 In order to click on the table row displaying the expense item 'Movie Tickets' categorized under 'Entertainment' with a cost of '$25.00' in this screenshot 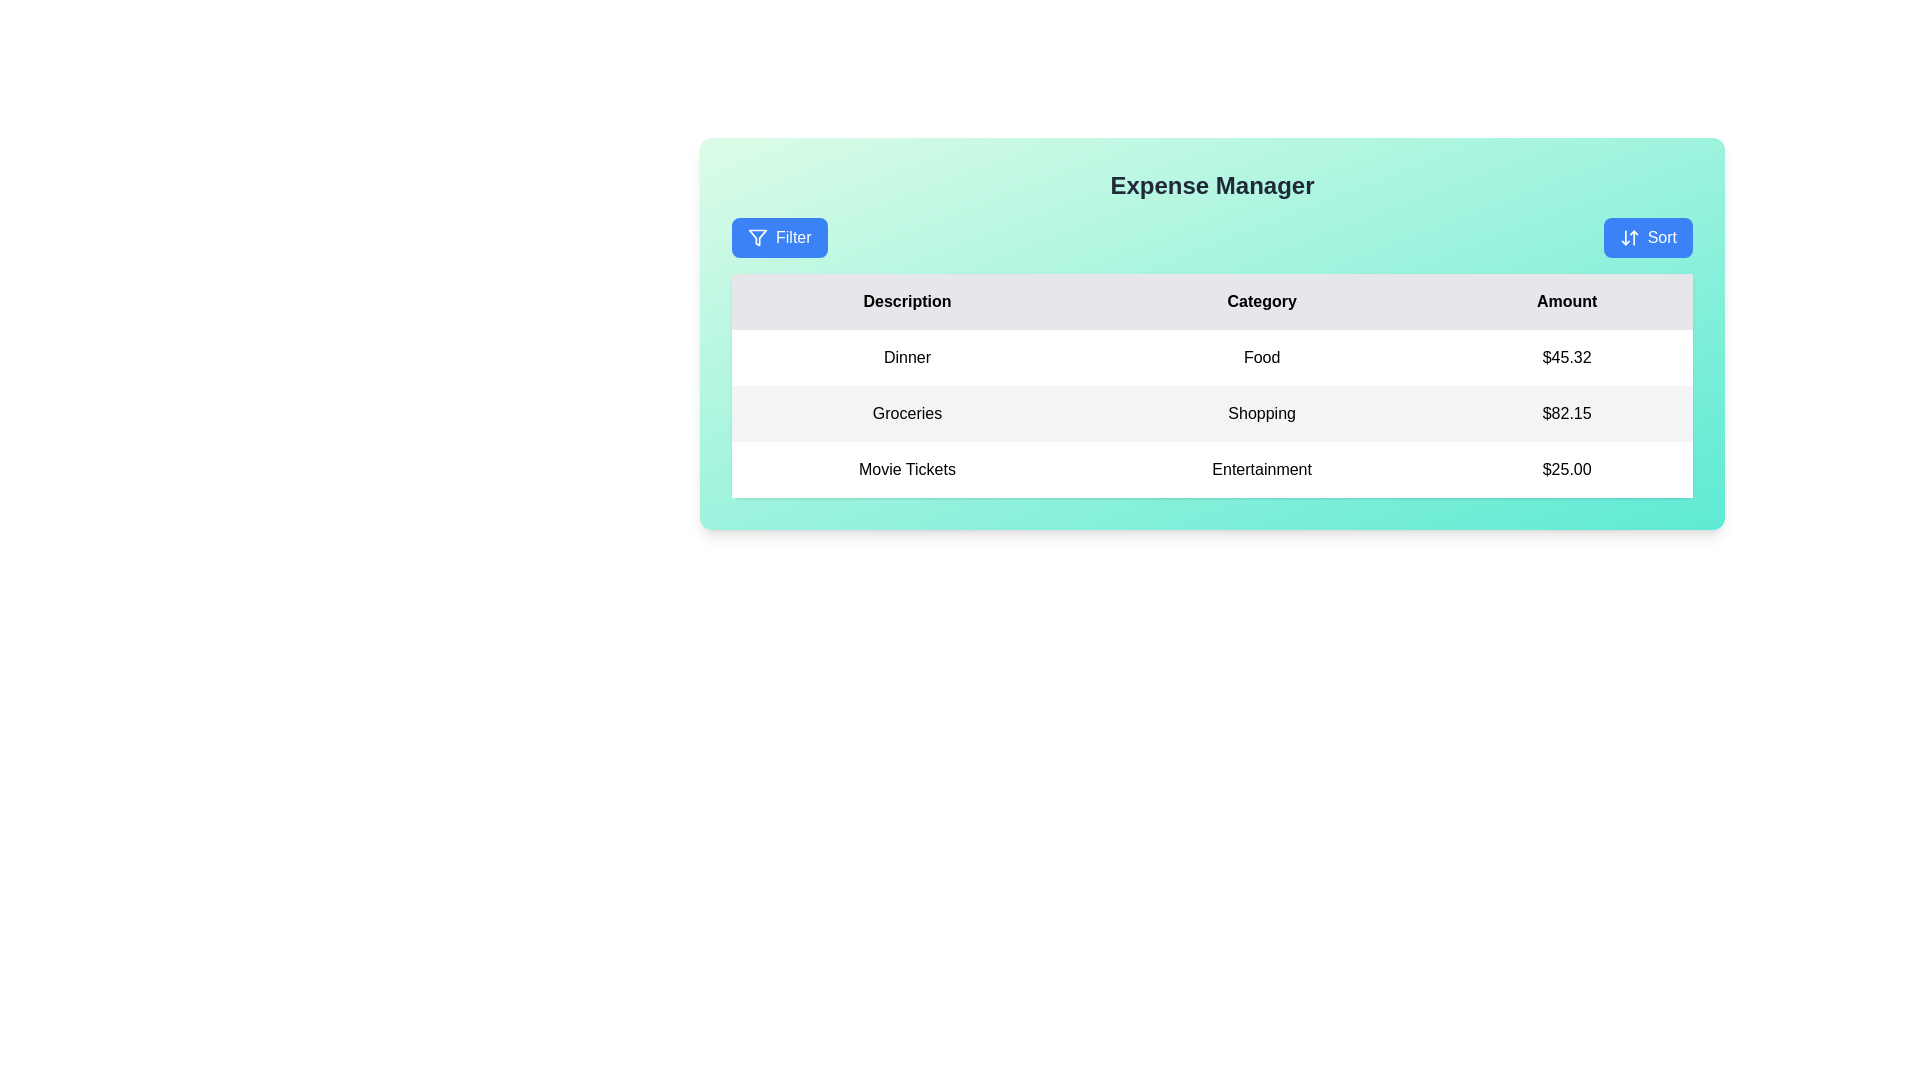, I will do `click(1211, 470)`.